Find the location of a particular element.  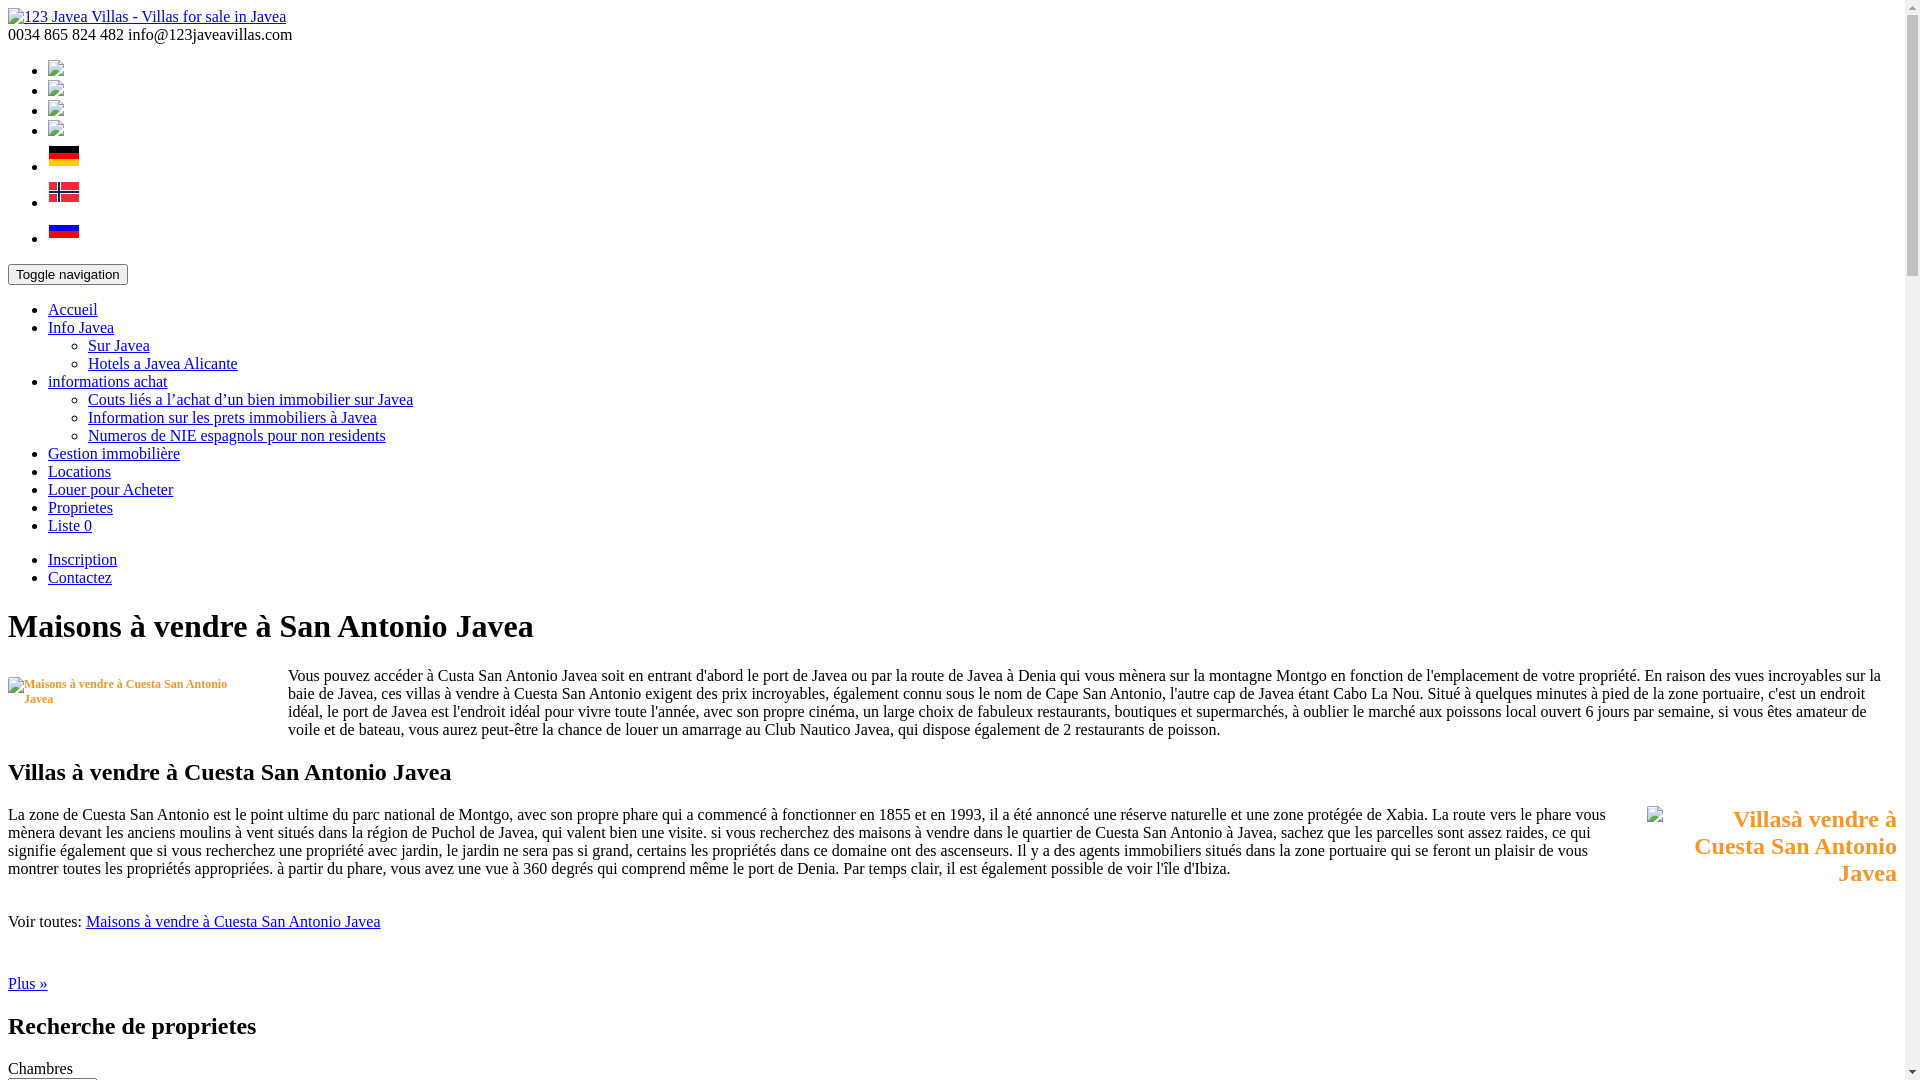

'Accueil' is located at coordinates (72, 309).